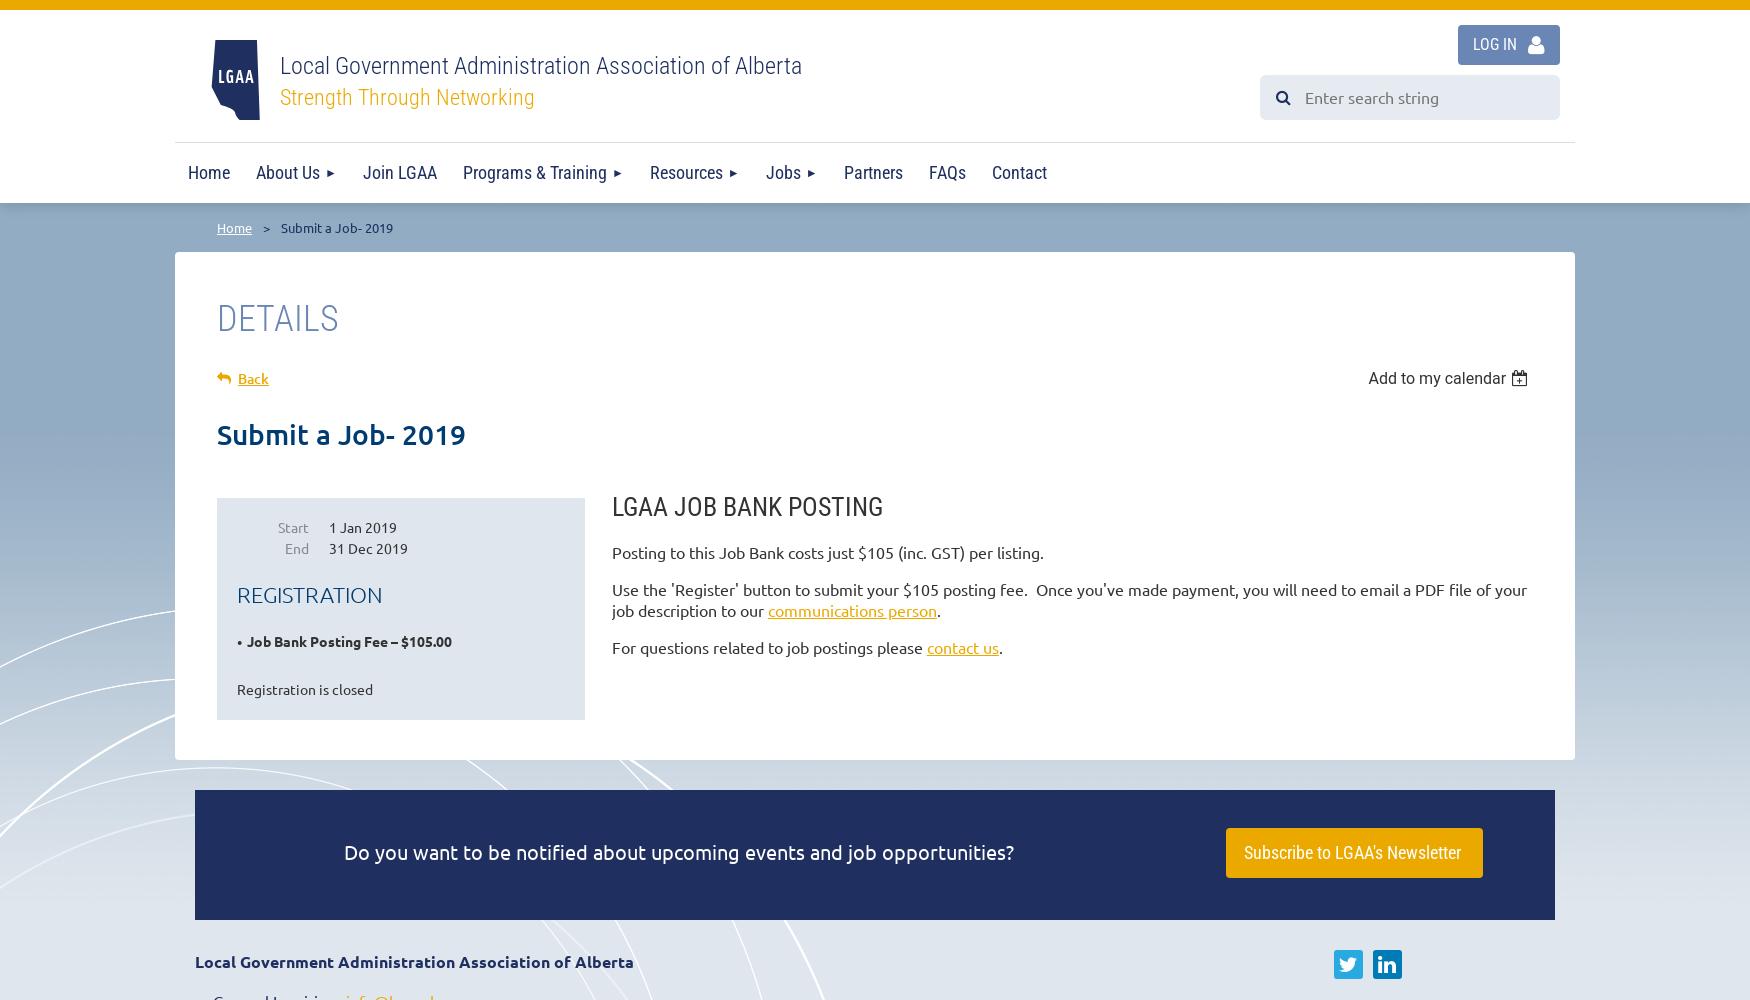 The height and width of the screenshot is (1000, 1750). What do you see at coordinates (362, 527) in the screenshot?
I see `'1 Jan 2019'` at bounding box center [362, 527].